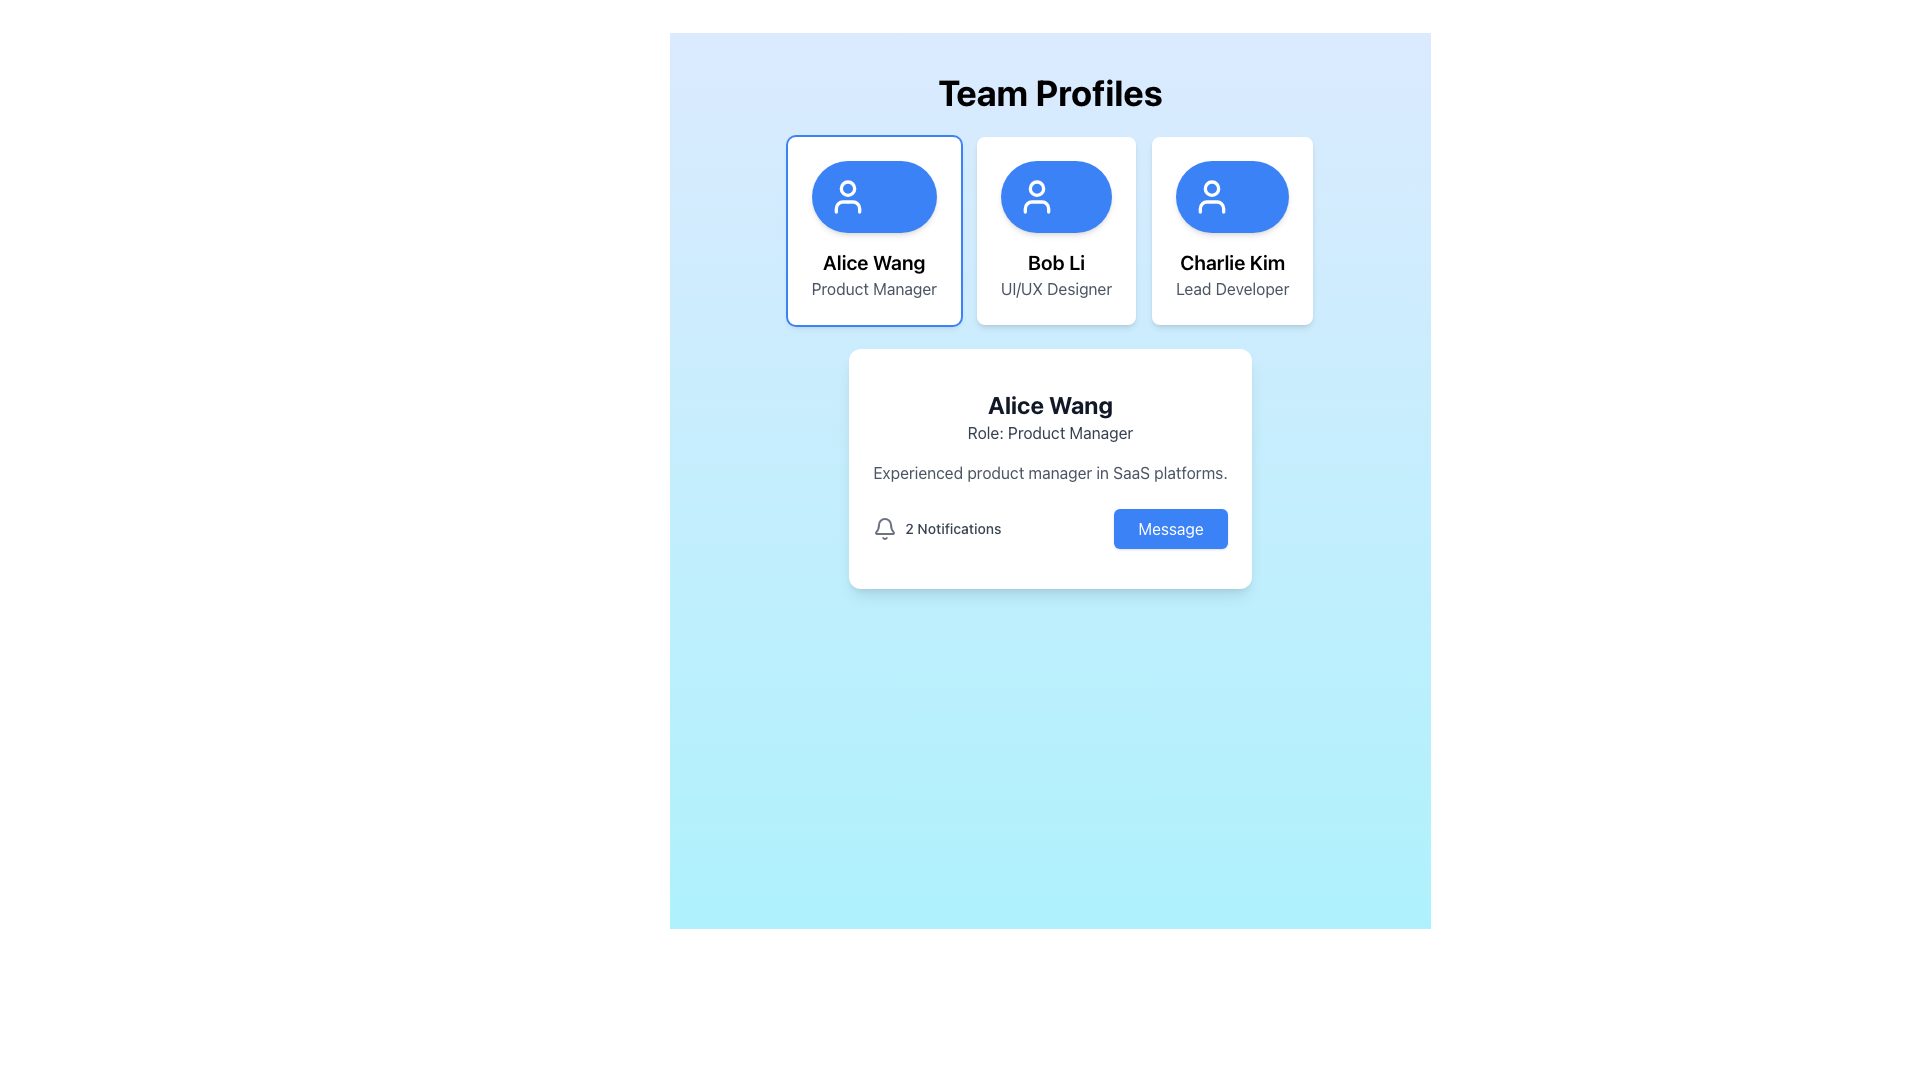  Describe the element at coordinates (884, 525) in the screenshot. I see `the top portion of the bell-shaped vector graphic within the SVG on the 'Alice Wang' profile card` at that location.